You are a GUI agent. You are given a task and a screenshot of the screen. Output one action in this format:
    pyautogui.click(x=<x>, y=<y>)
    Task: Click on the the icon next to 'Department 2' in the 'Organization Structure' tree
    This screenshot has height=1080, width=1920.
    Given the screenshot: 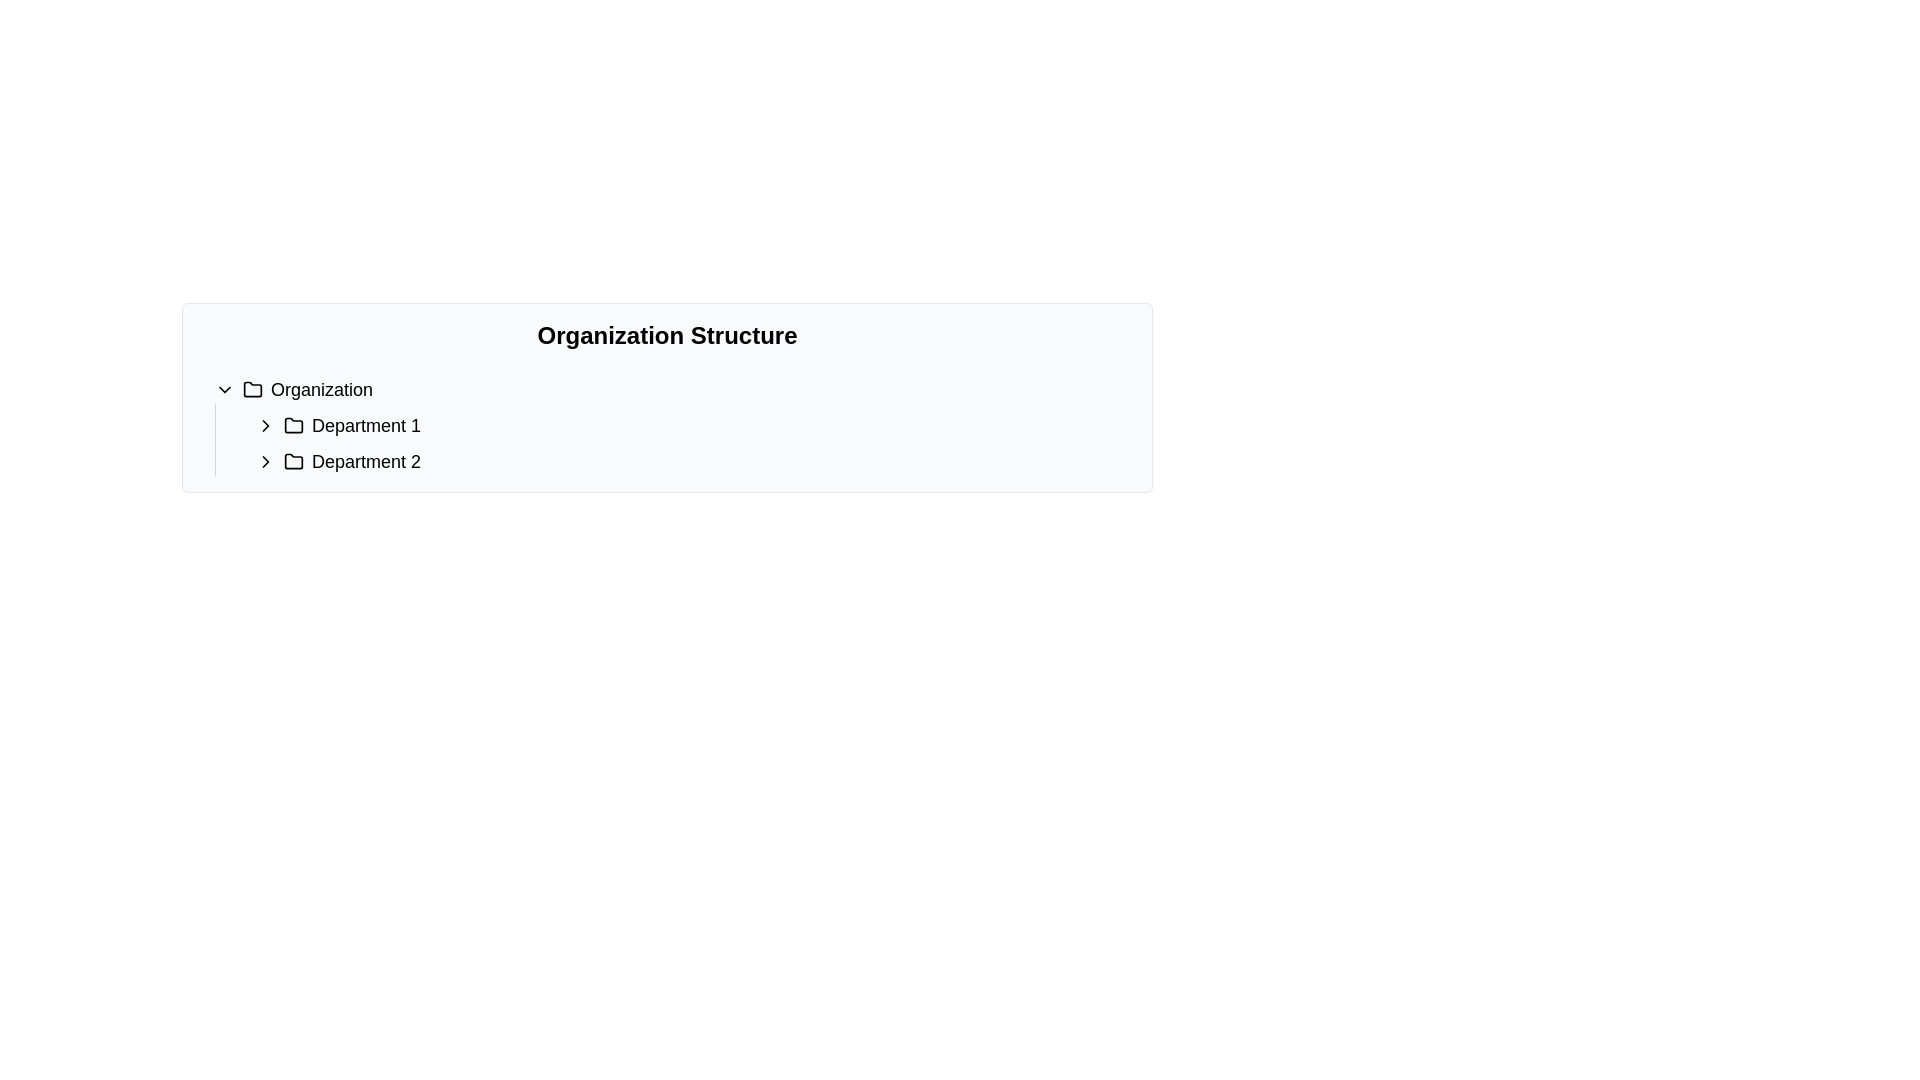 What is the action you would take?
    pyautogui.click(x=264, y=462)
    